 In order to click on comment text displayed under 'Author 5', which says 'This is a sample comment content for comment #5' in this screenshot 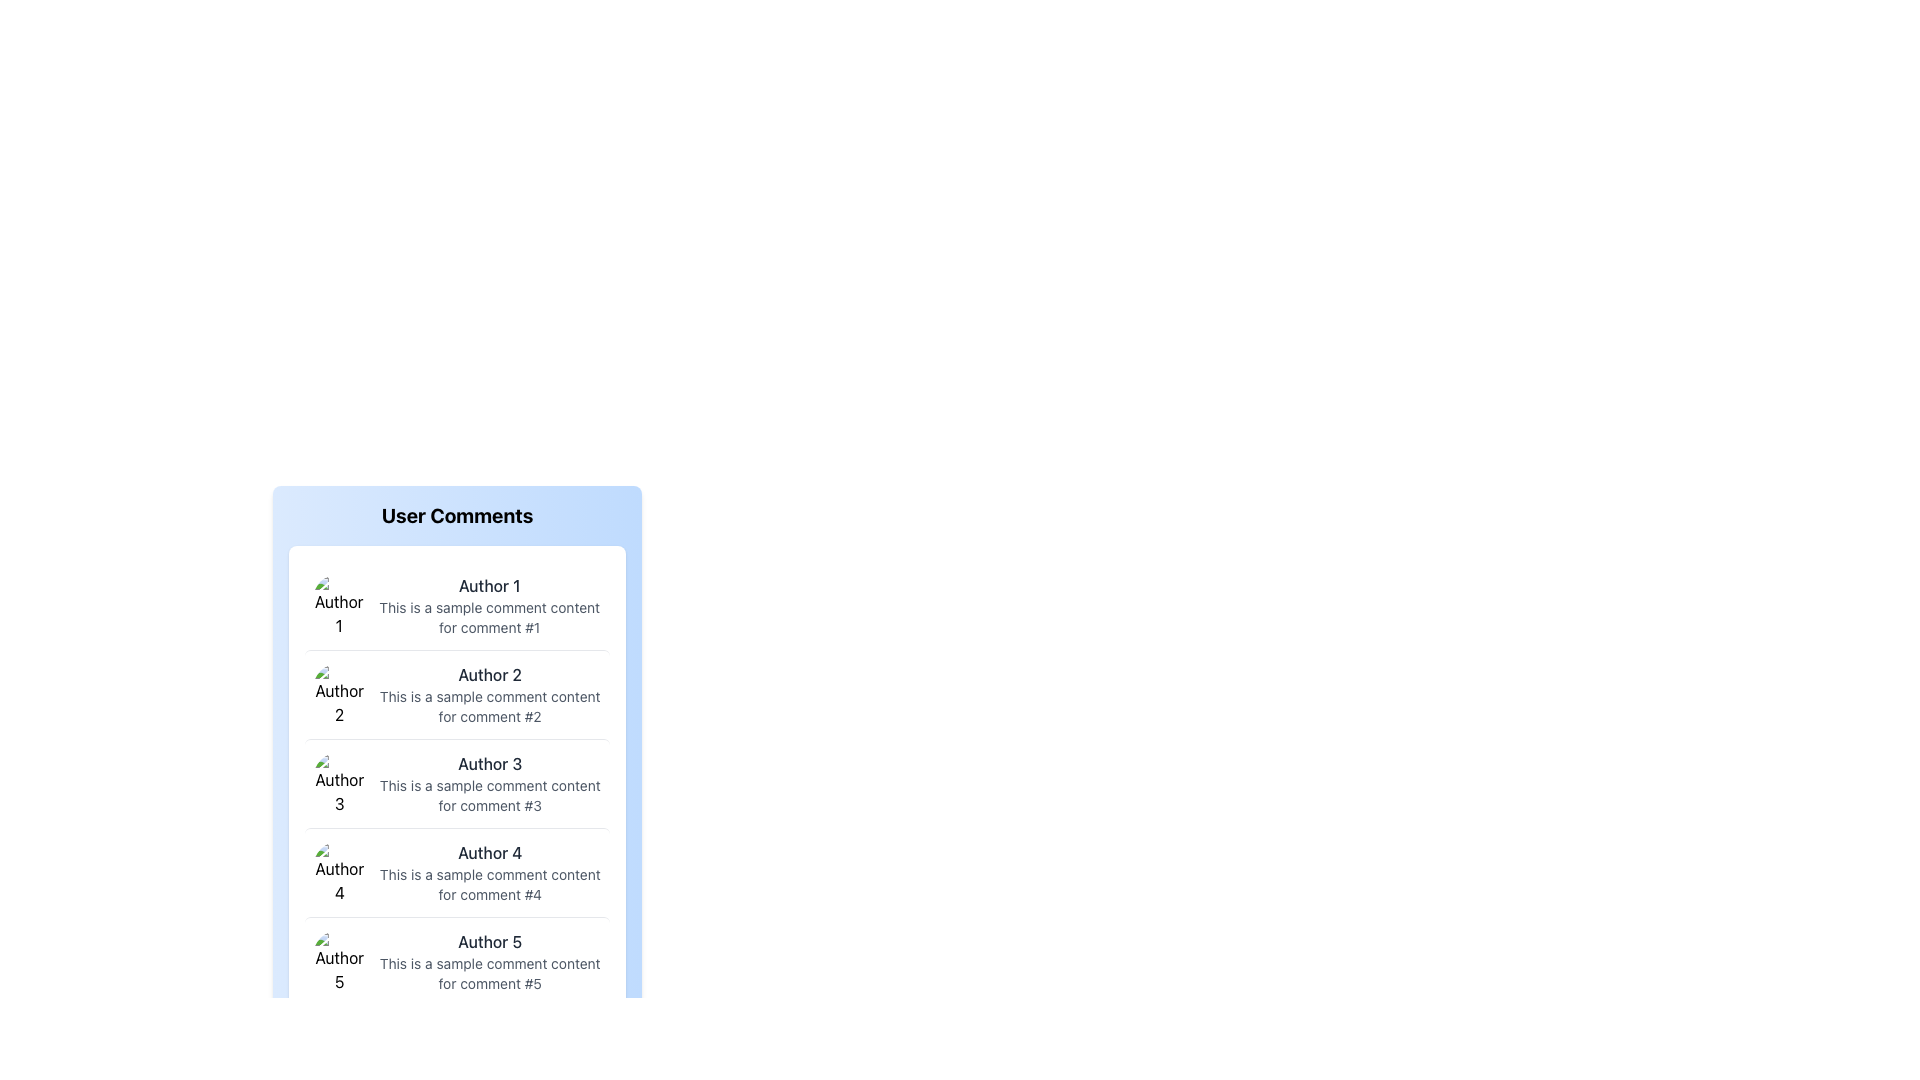, I will do `click(490, 960)`.